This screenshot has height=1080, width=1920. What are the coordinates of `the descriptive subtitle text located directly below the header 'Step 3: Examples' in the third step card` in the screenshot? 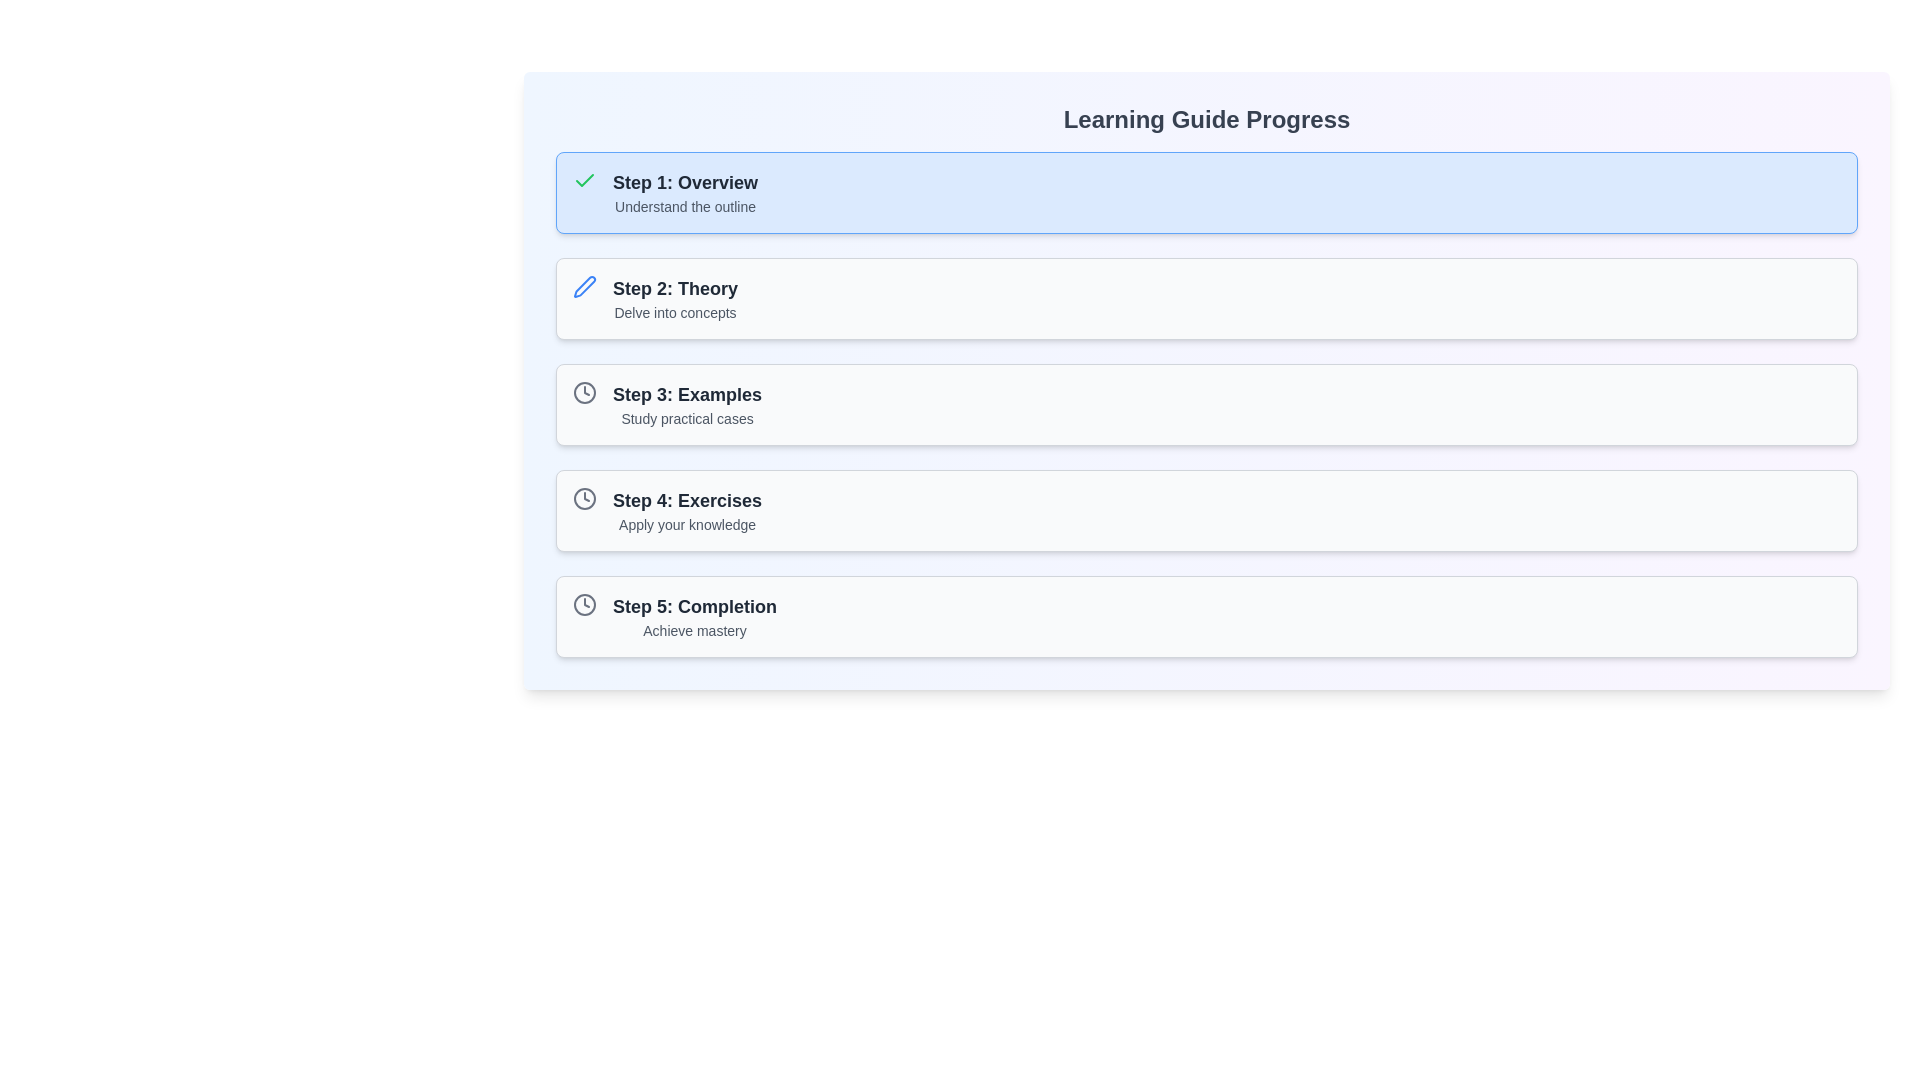 It's located at (687, 418).